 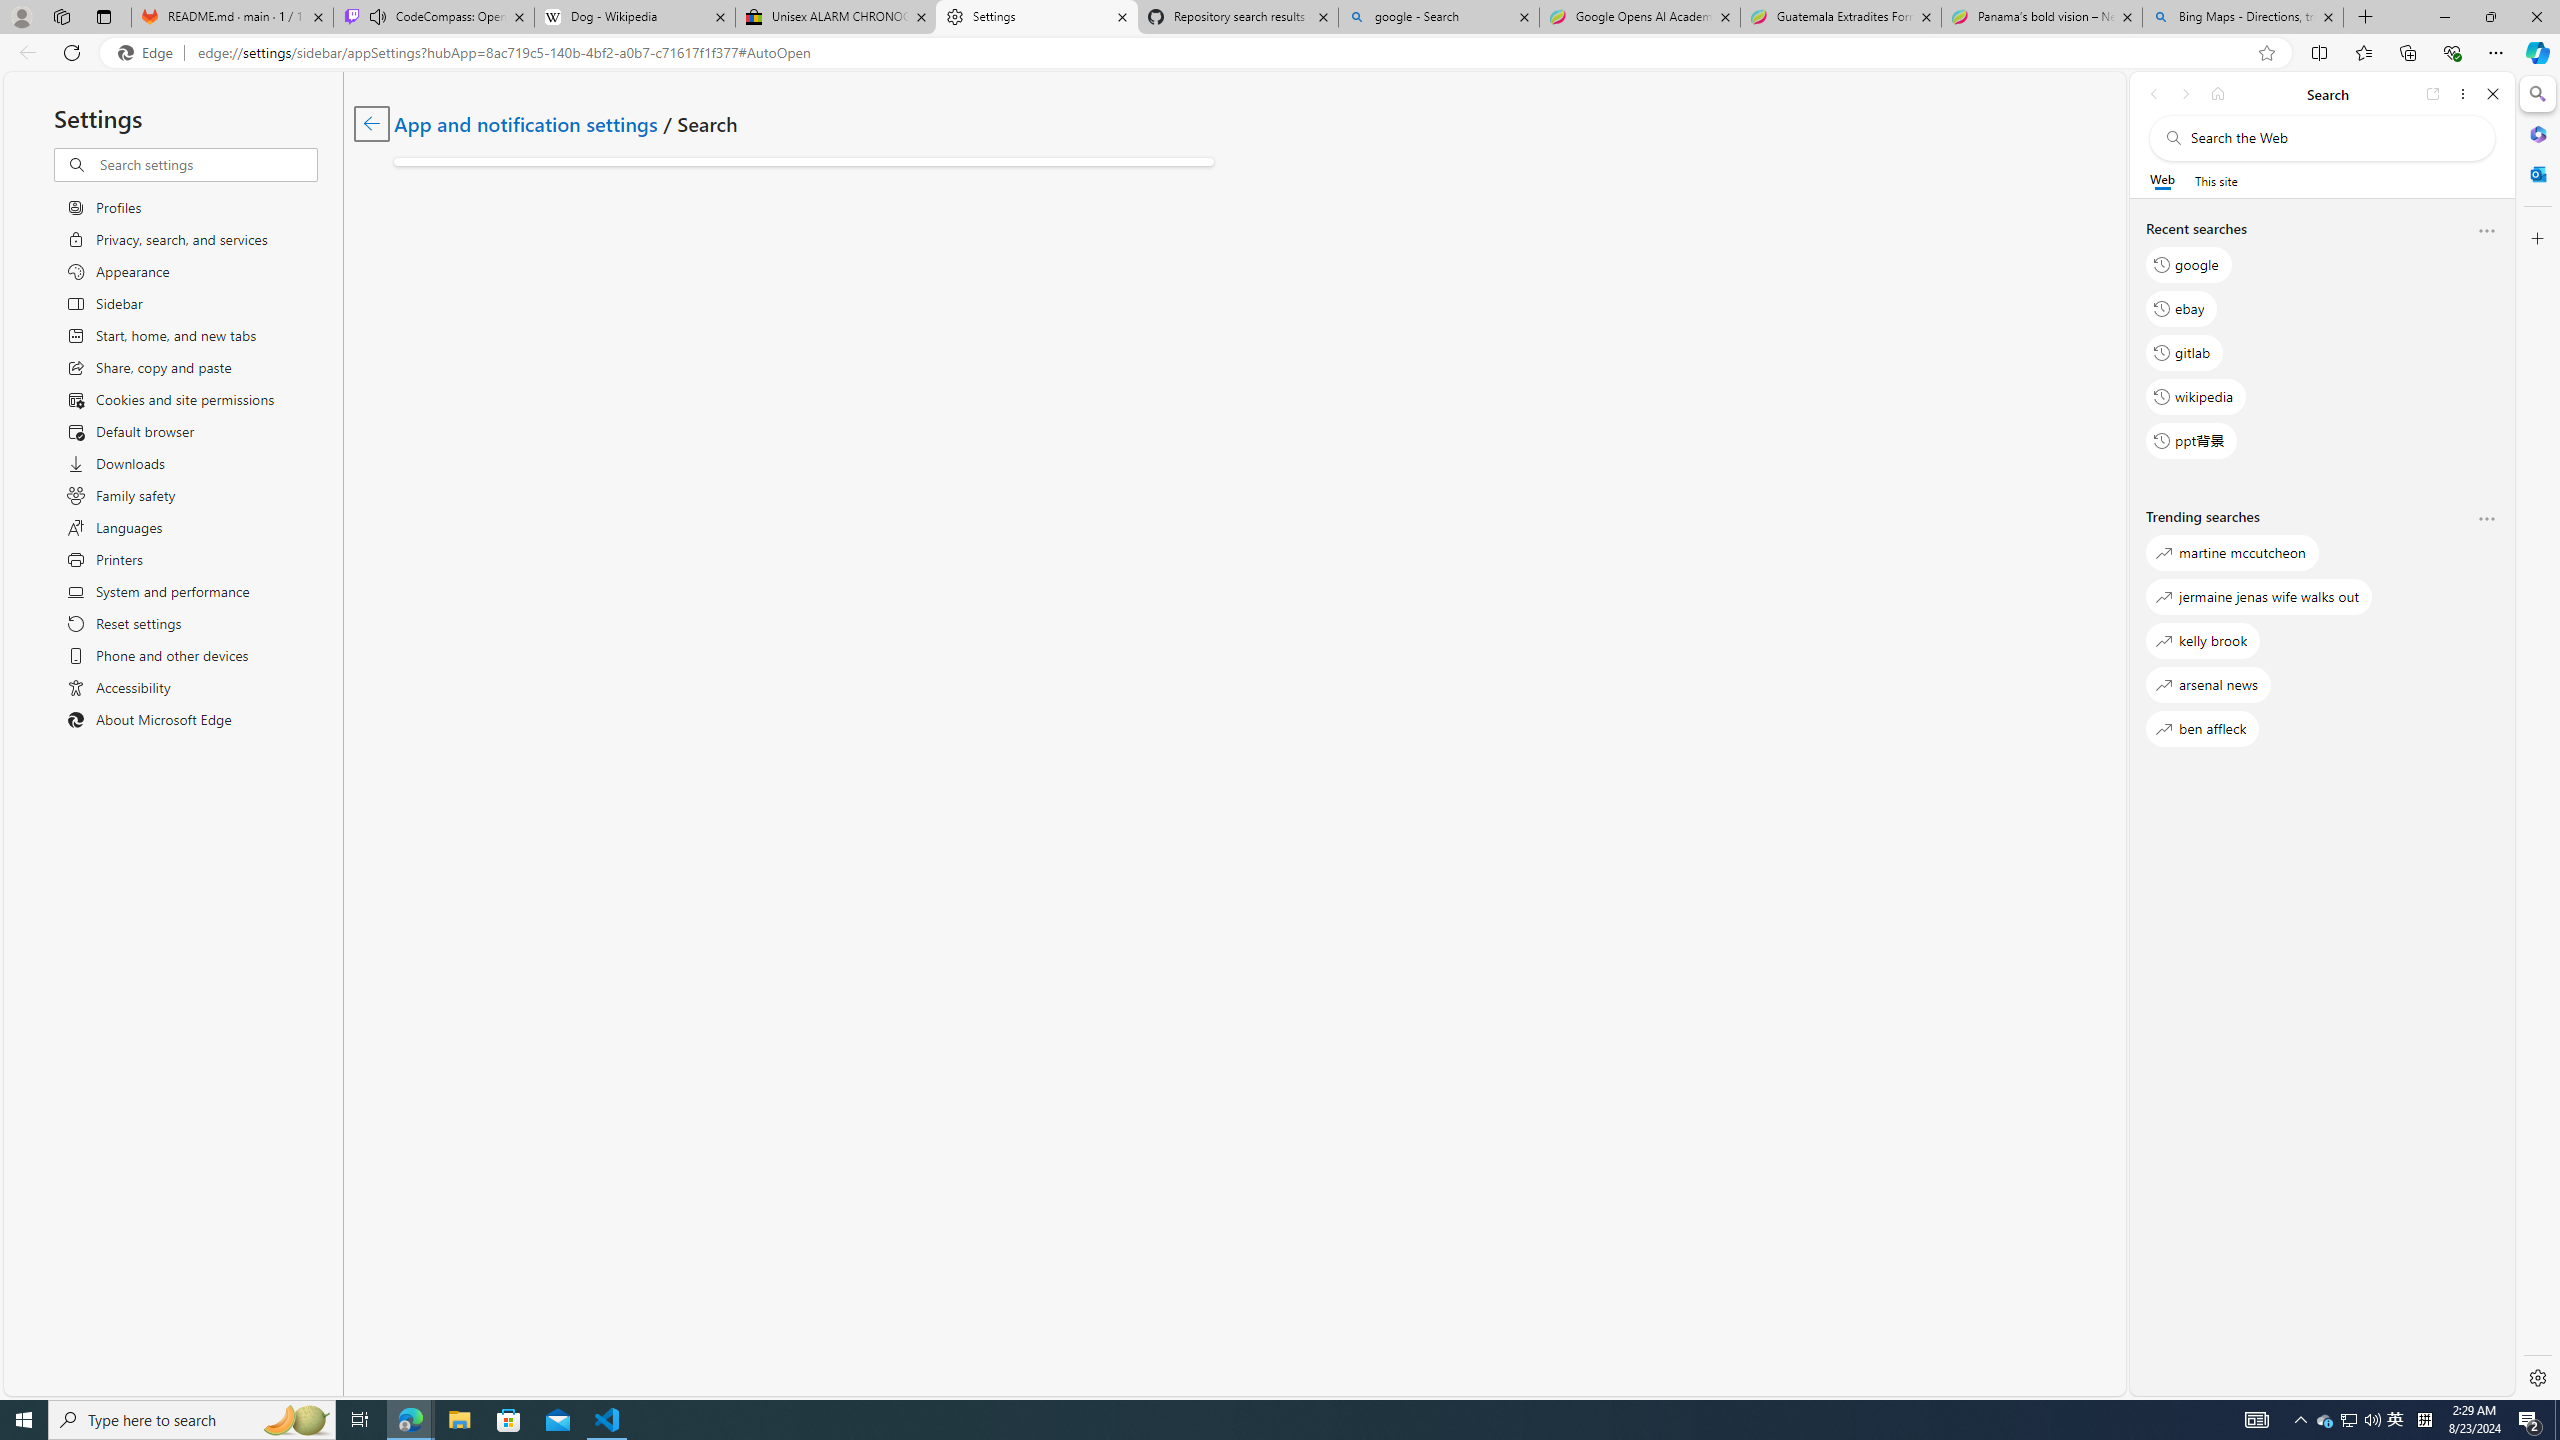 I want to click on 'Dog - Wikipedia', so click(x=633, y=16).